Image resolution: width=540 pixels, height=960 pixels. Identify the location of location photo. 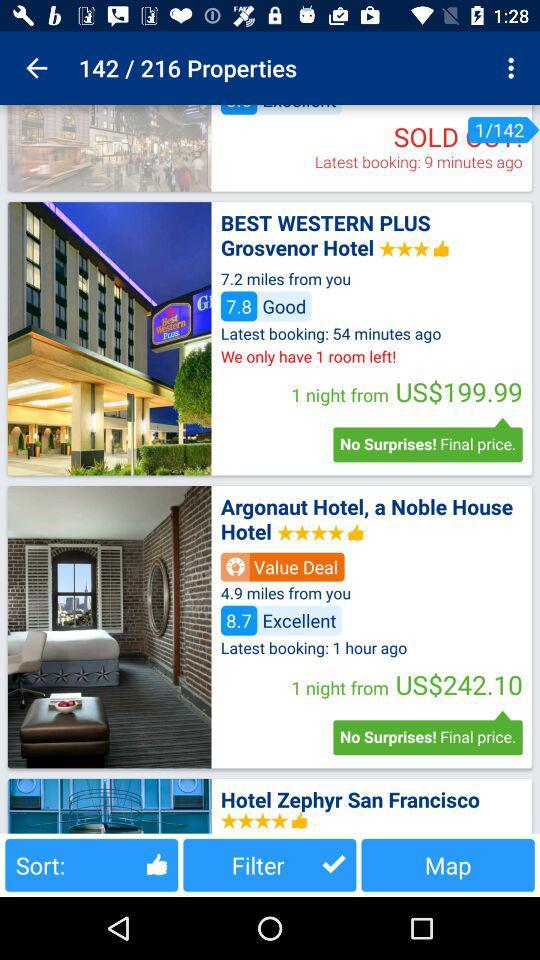
(109, 626).